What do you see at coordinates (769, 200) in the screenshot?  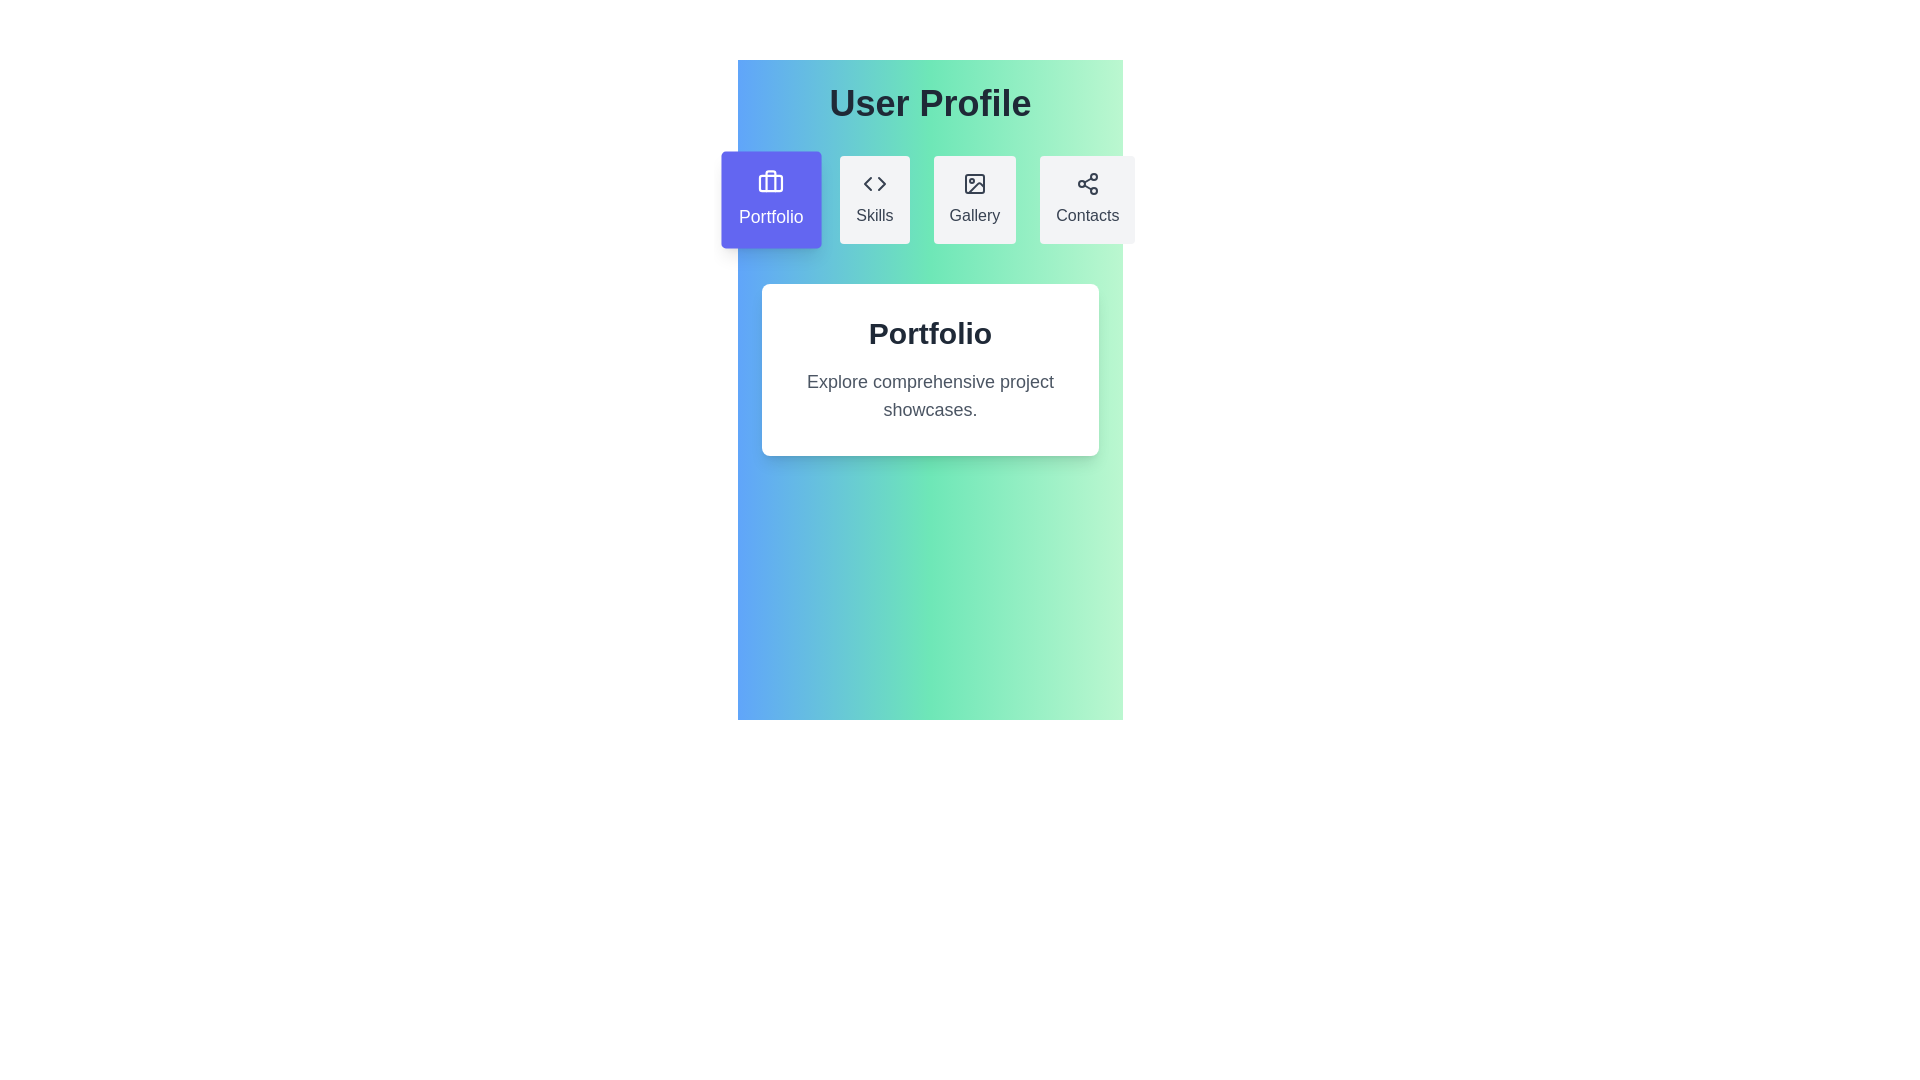 I see `the tab labeled Portfolio to see its hover effect` at bounding box center [769, 200].